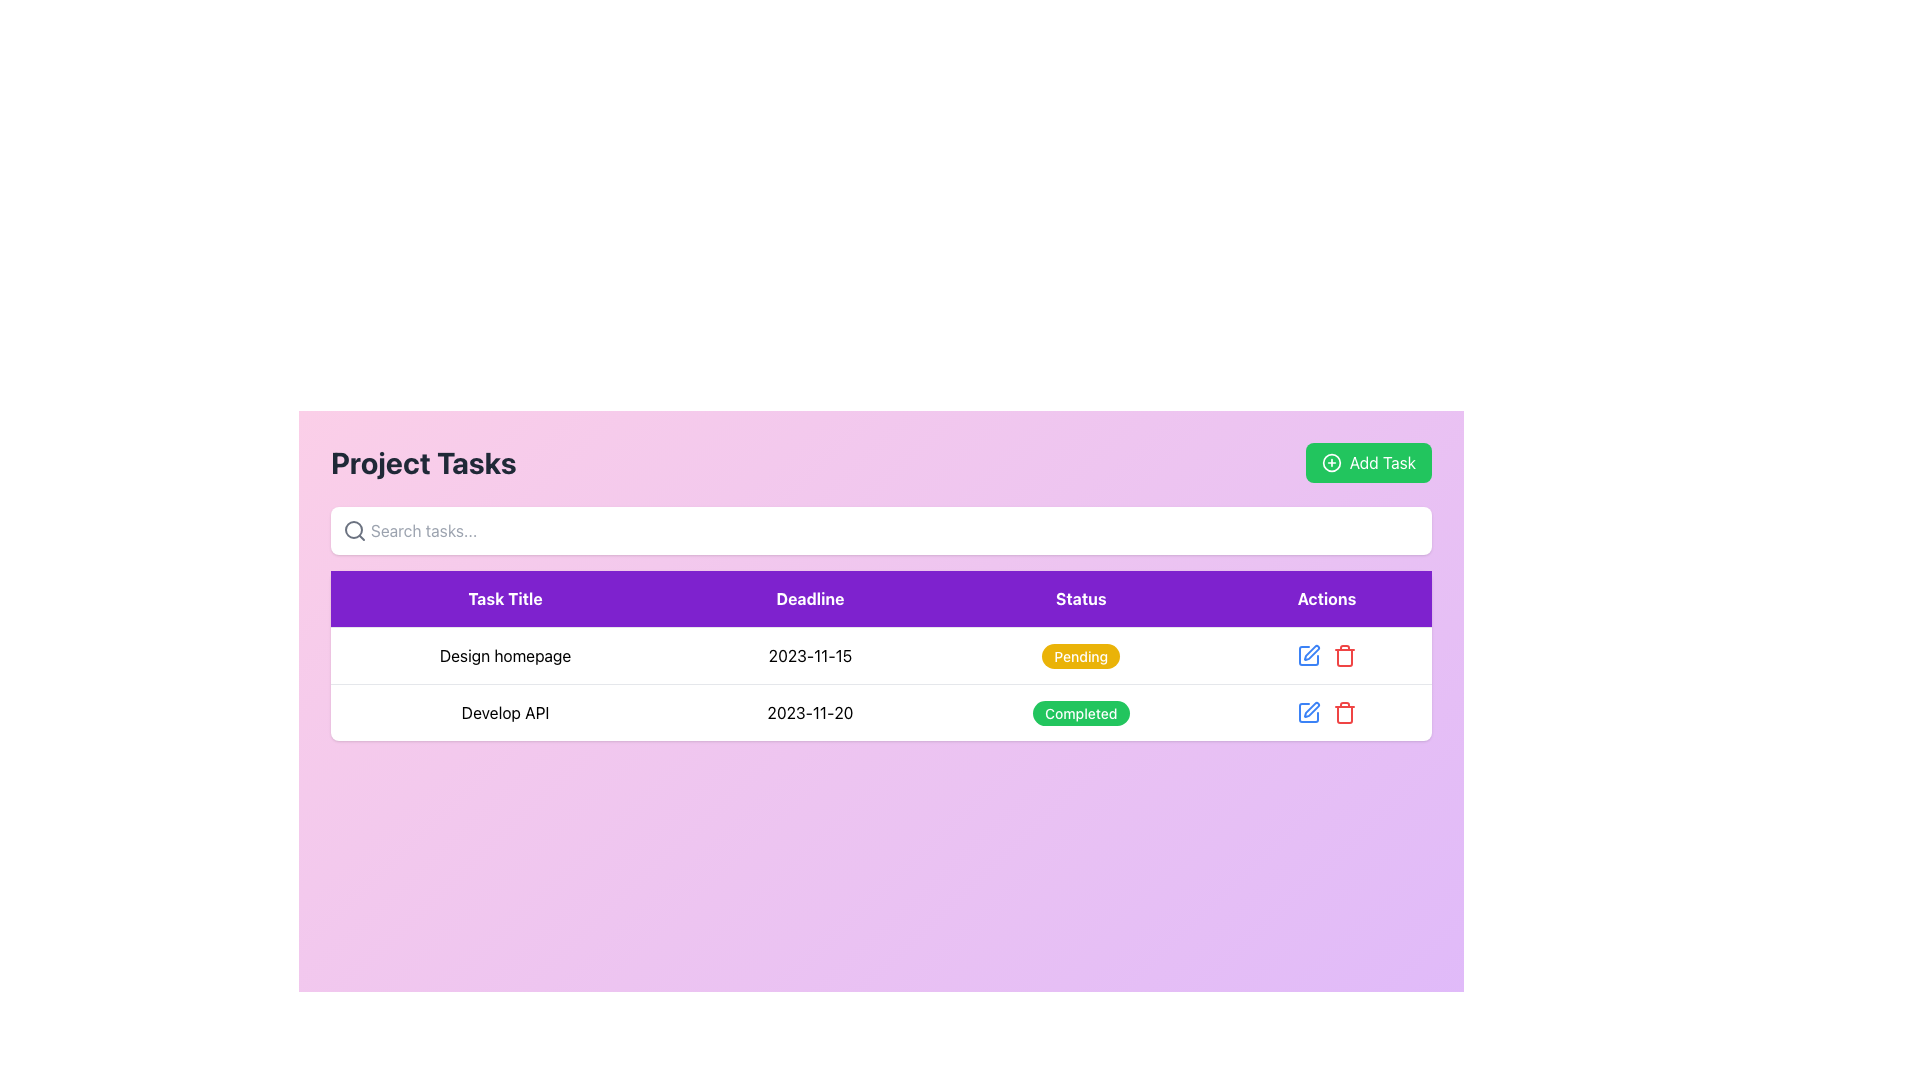 The width and height of the screenshot is (1920, 1080). I want to click on the text label displaying 'Develop API' in the task table's 'Task Title' column, which is centrally aligned and organized within the second row of the table, so click(505, 711).